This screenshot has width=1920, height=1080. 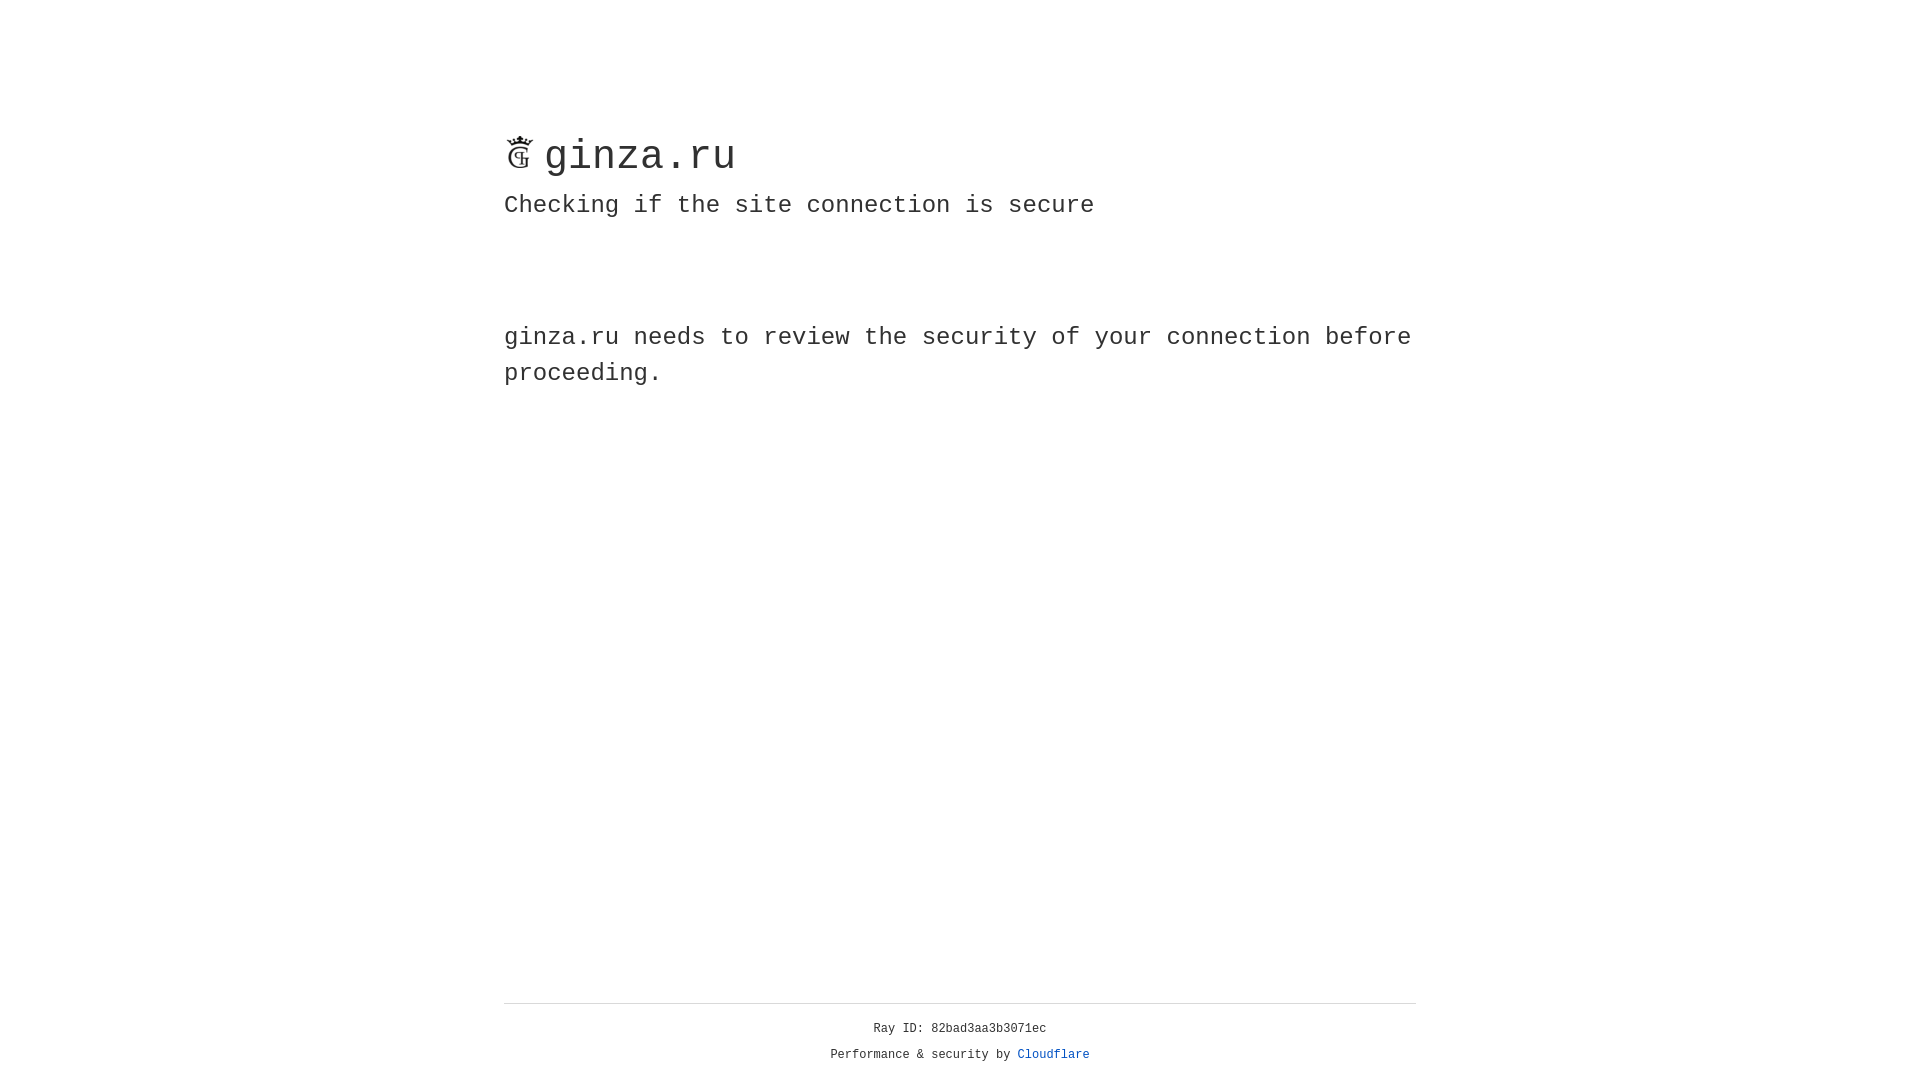 What do you see at coordinates (1053, 1054) in the screenshot?
I see `'Cloudflare'` at bounding box center [1053, 1054].